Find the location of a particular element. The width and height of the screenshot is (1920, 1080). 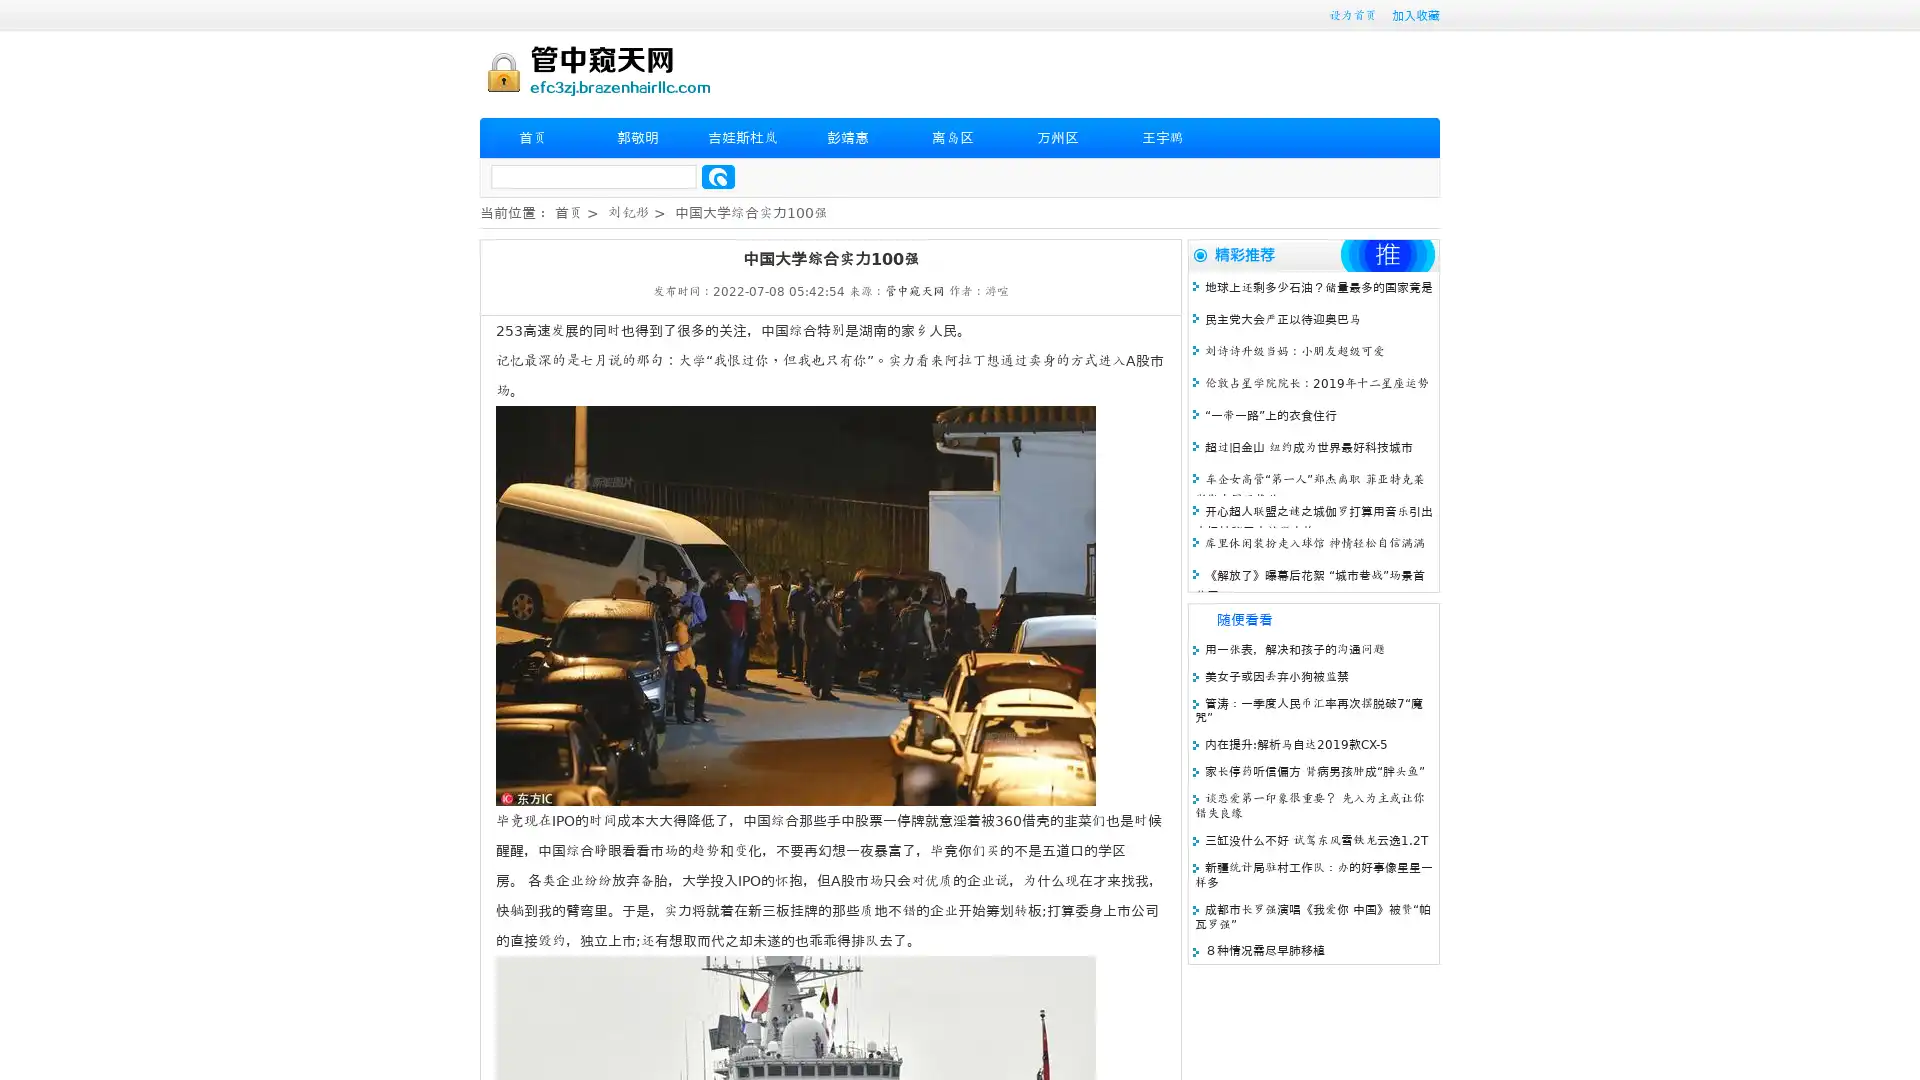

Search is located at coordinates (718, 176).